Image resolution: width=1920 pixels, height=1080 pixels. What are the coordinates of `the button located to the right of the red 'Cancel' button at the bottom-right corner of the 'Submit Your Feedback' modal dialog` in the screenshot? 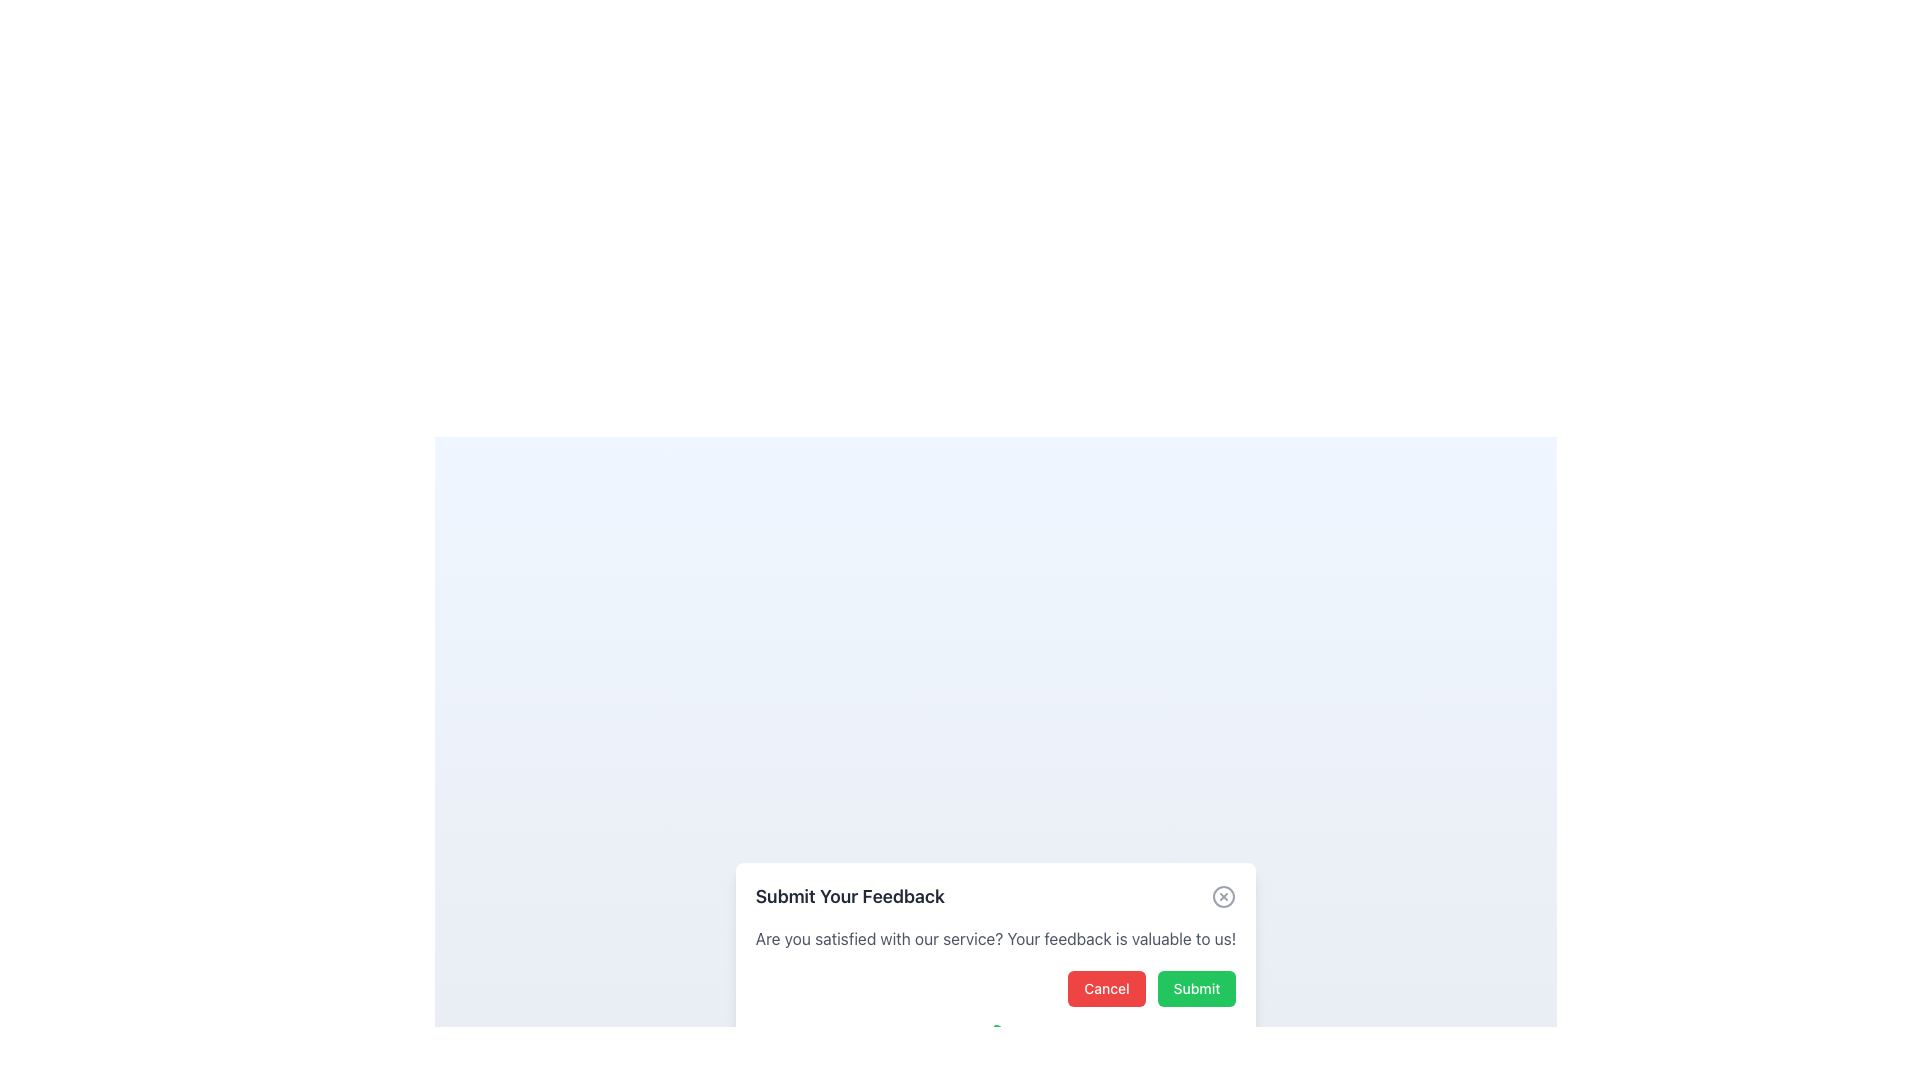 It's located at (1196, 987).